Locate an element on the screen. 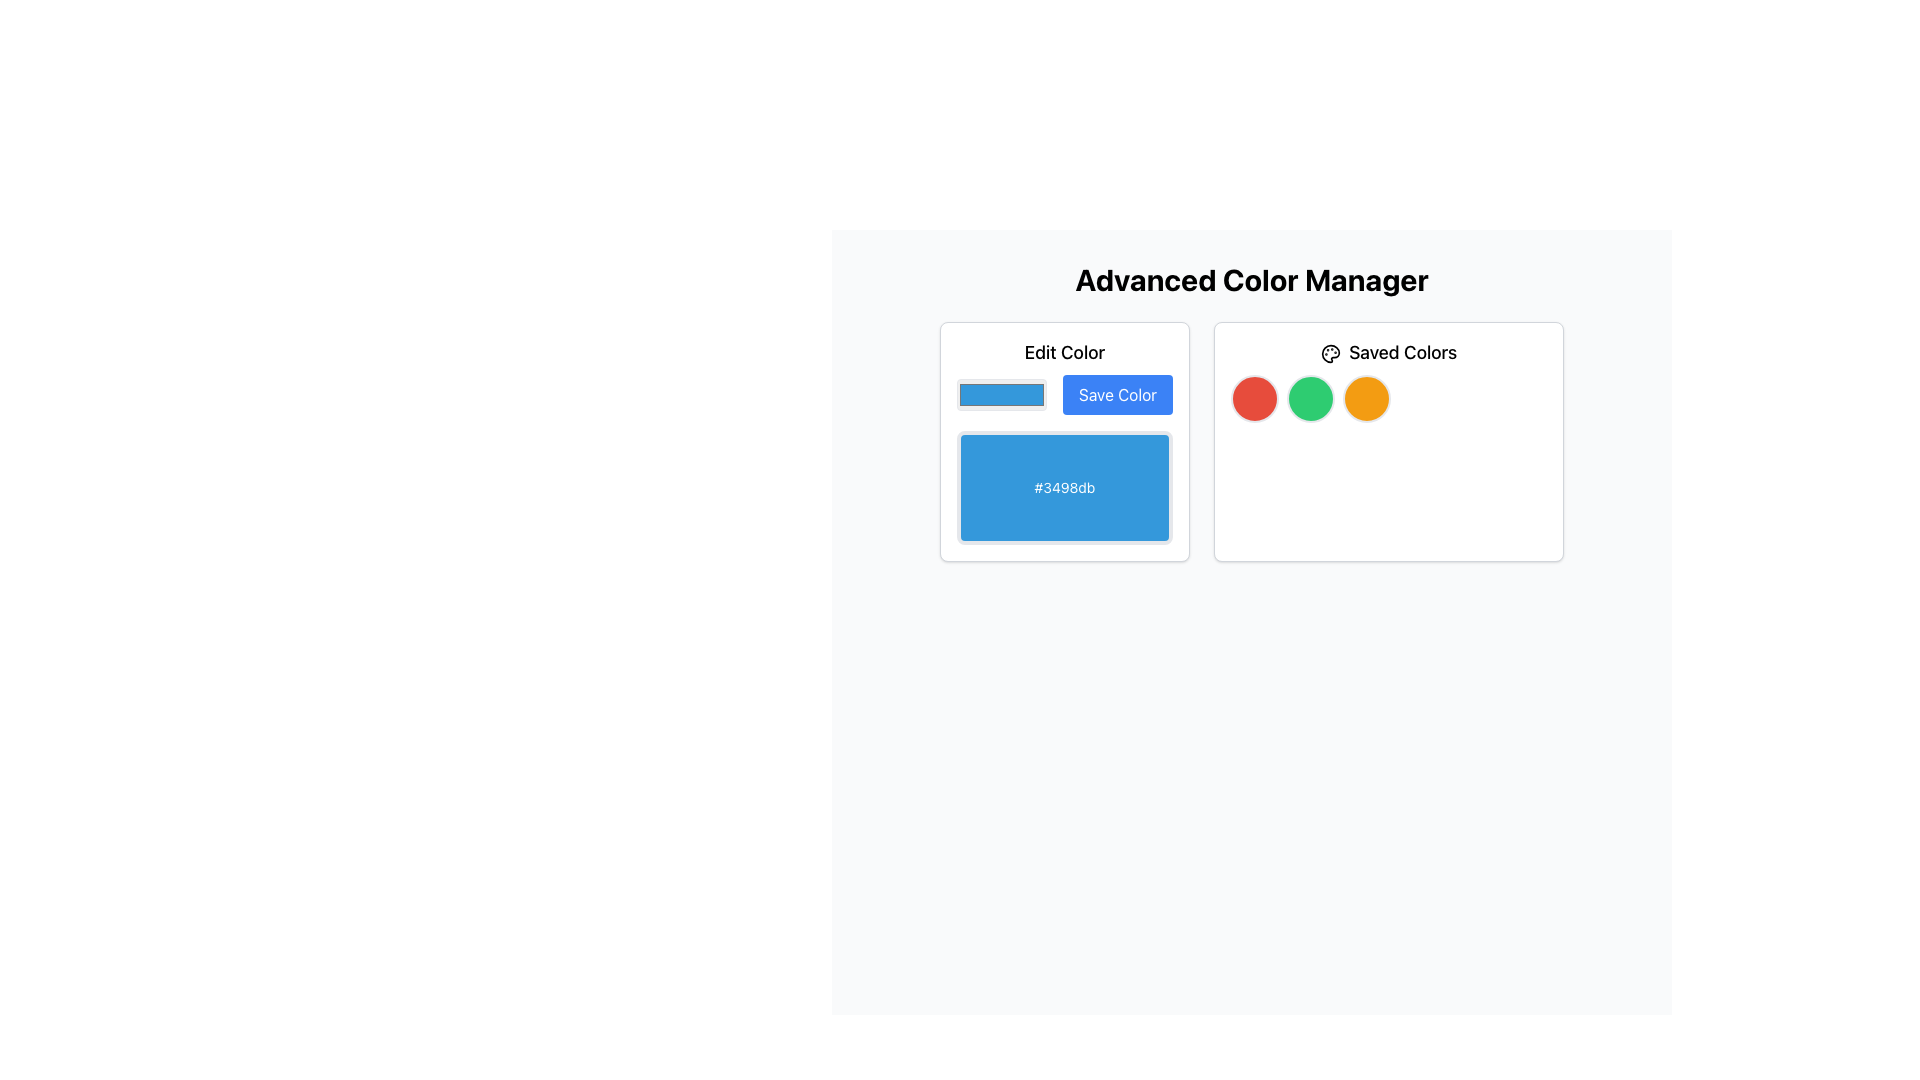  the Preview Box which visually represents a color and displays its hex code, located in the 'Edit Color' panel below the color input field and above the 'Save Color' button is located at coordinates (1064, 488).